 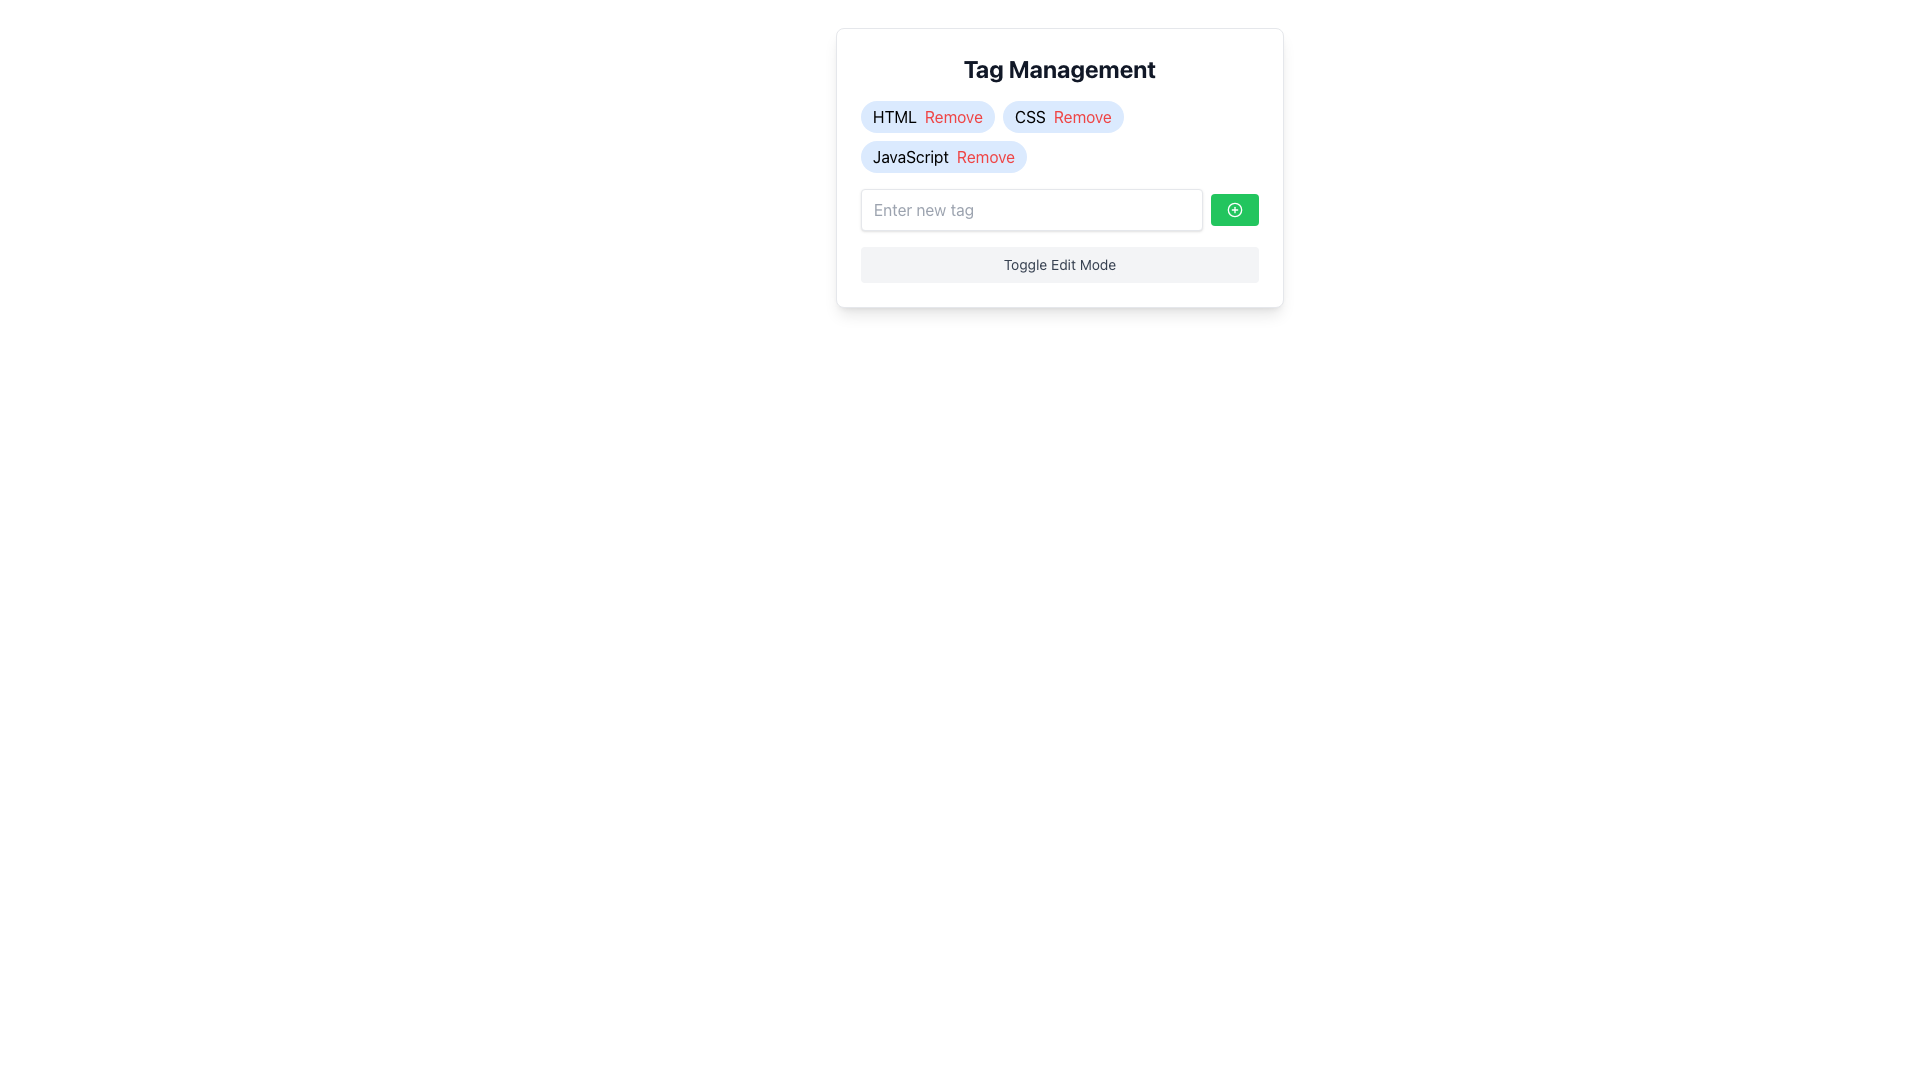 I want to click on the 'Remove' button with red text located to the right of 'CSS' in the tag management section to observe any hover effects, so click(x=1081, y=116).